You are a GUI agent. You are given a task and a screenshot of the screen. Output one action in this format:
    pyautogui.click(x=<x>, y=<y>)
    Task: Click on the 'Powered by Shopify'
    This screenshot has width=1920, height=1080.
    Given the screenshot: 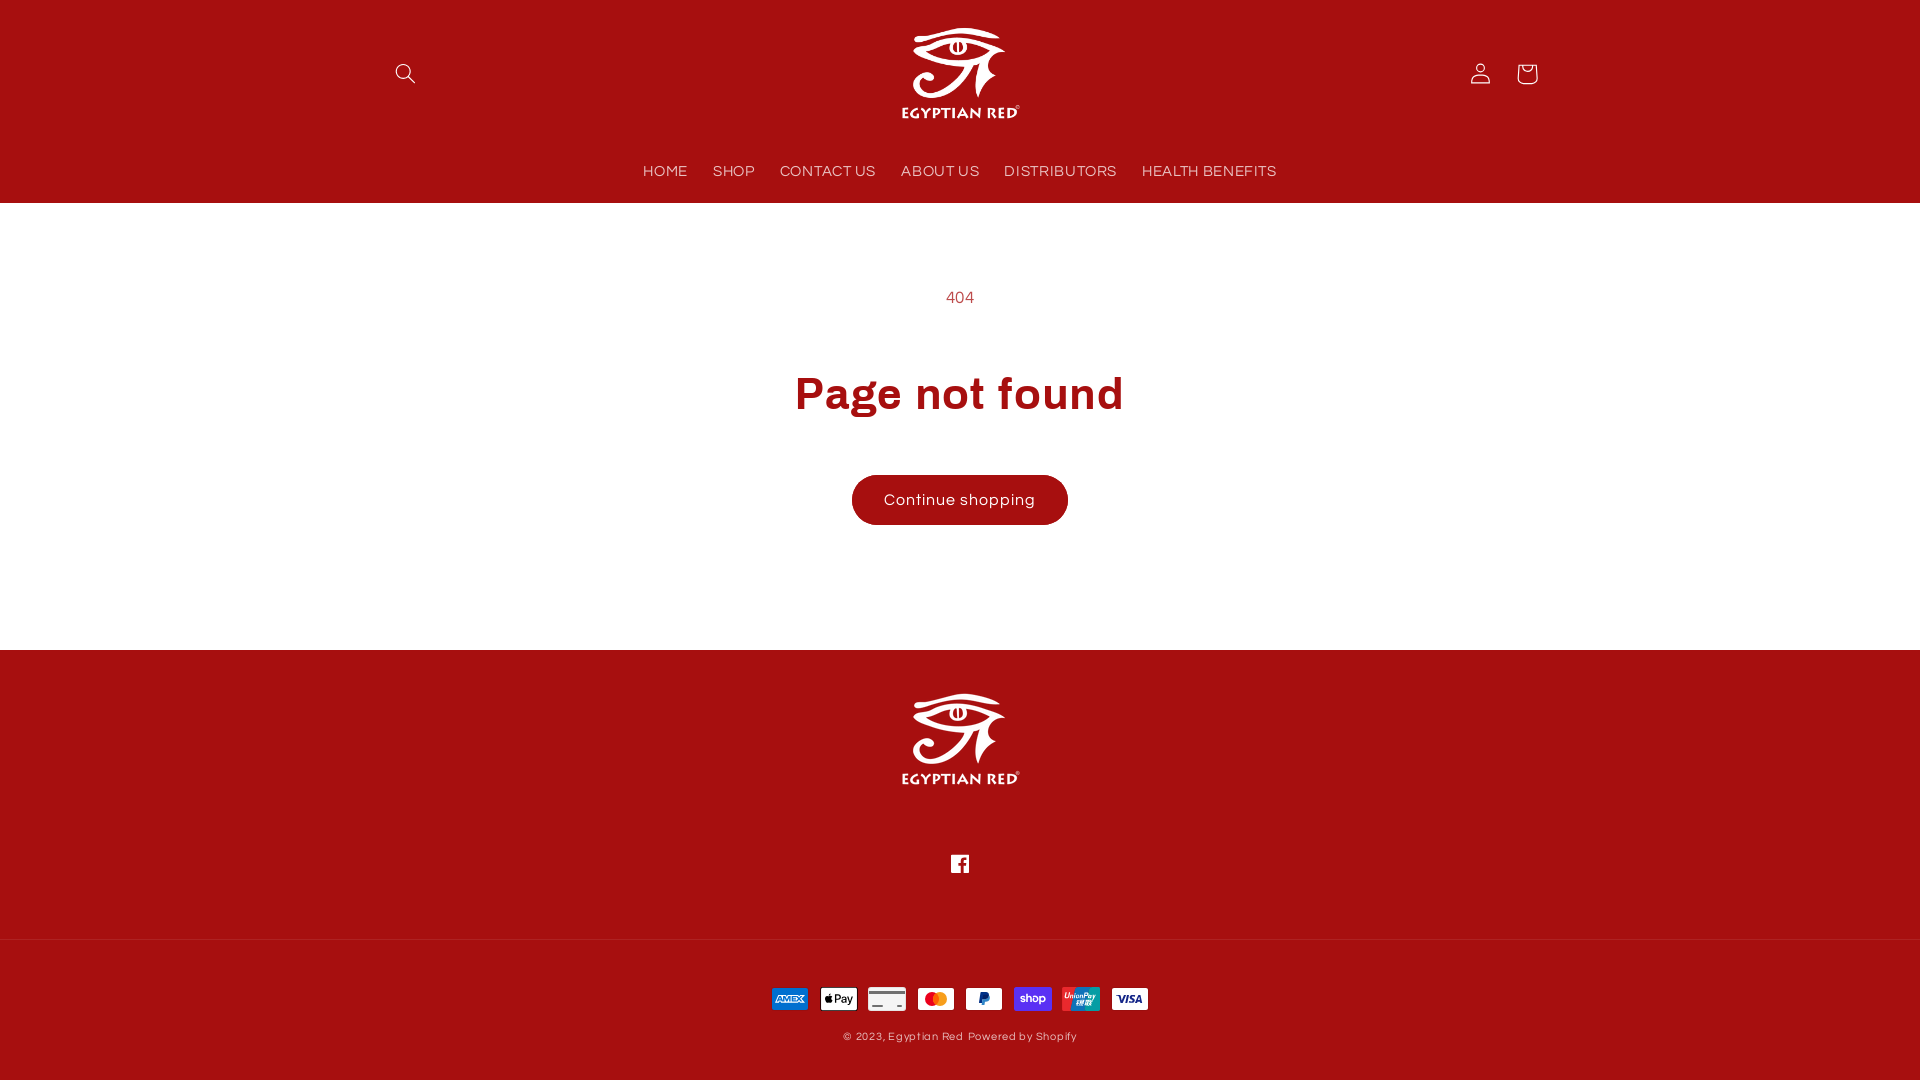 What is the action you would take?
    pyautogui.click(x=1022, y=1035)
    